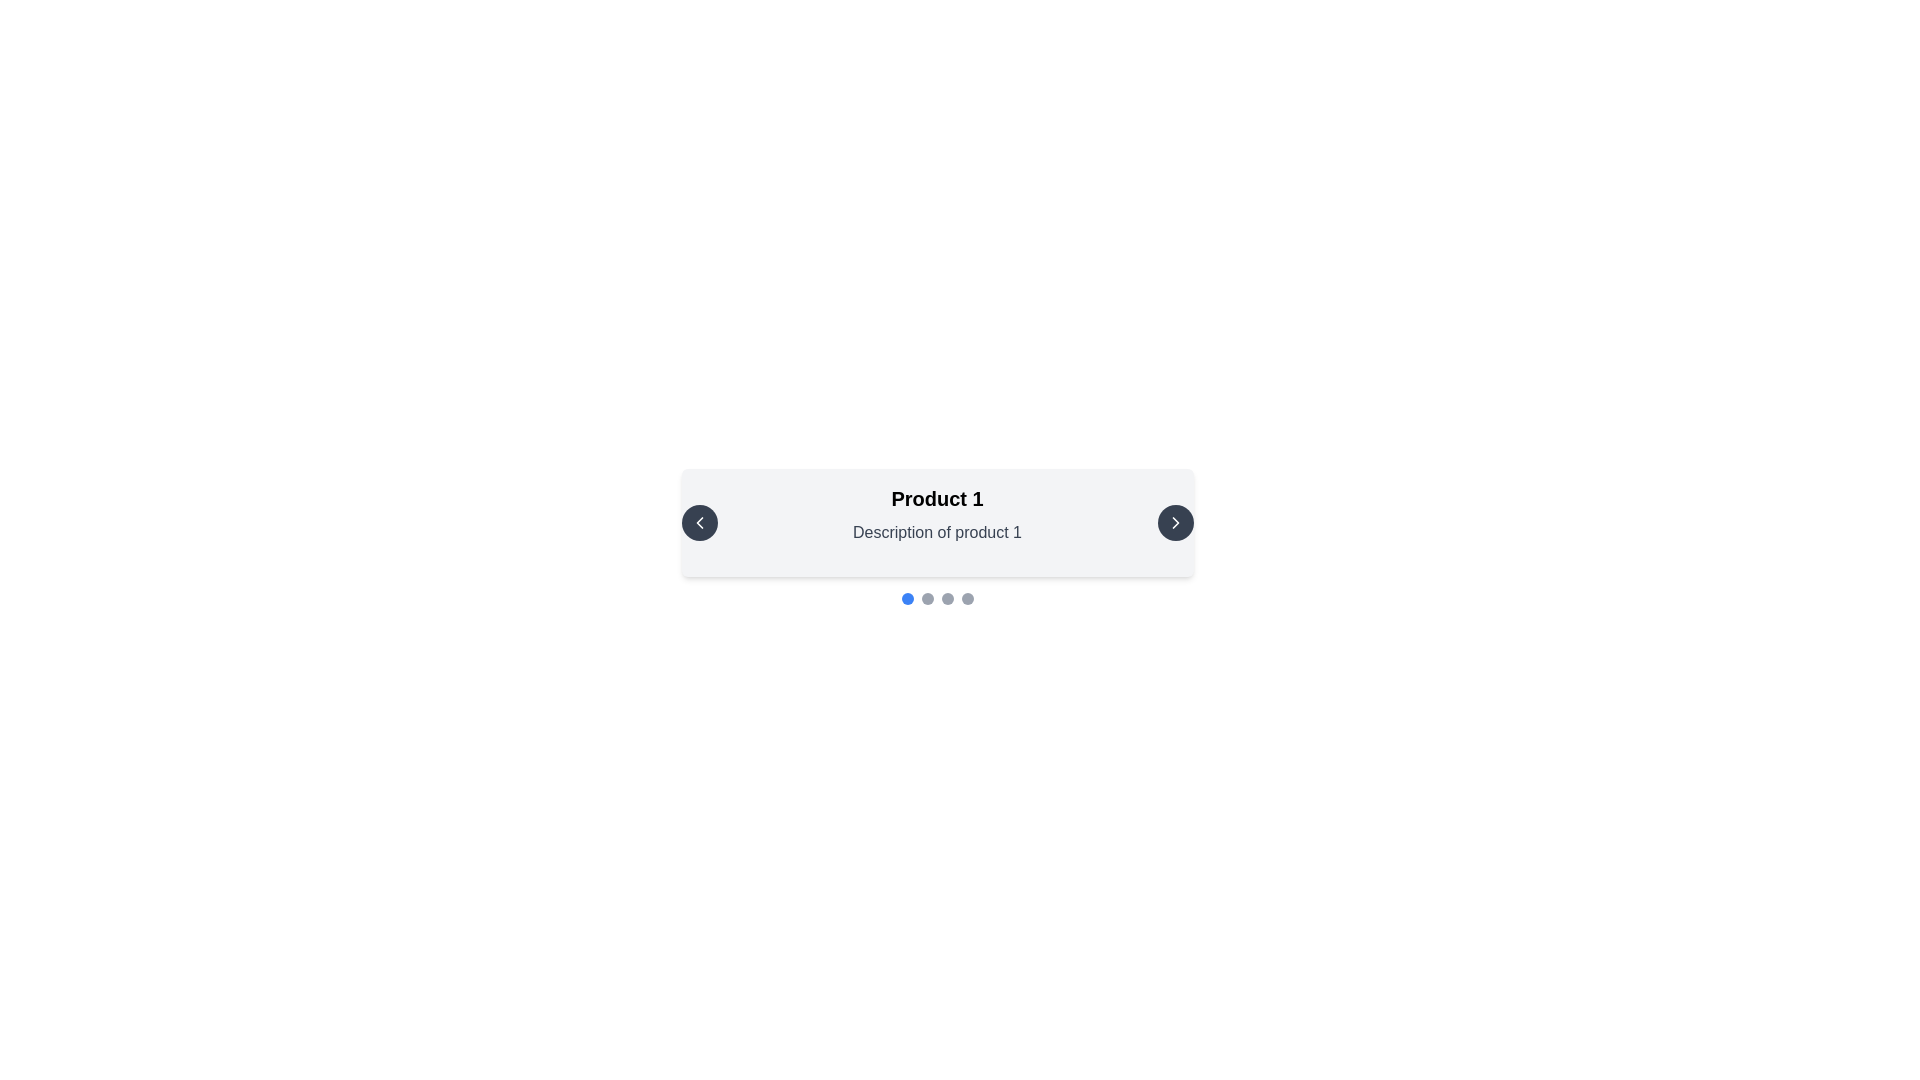 The width and height of the screenshot is (1920, 1080). Describe the element at coordinates (699, 522) in the screenshot. I see `the left-facing chevron icon button within the circular button on the left portion of the card` at that location.